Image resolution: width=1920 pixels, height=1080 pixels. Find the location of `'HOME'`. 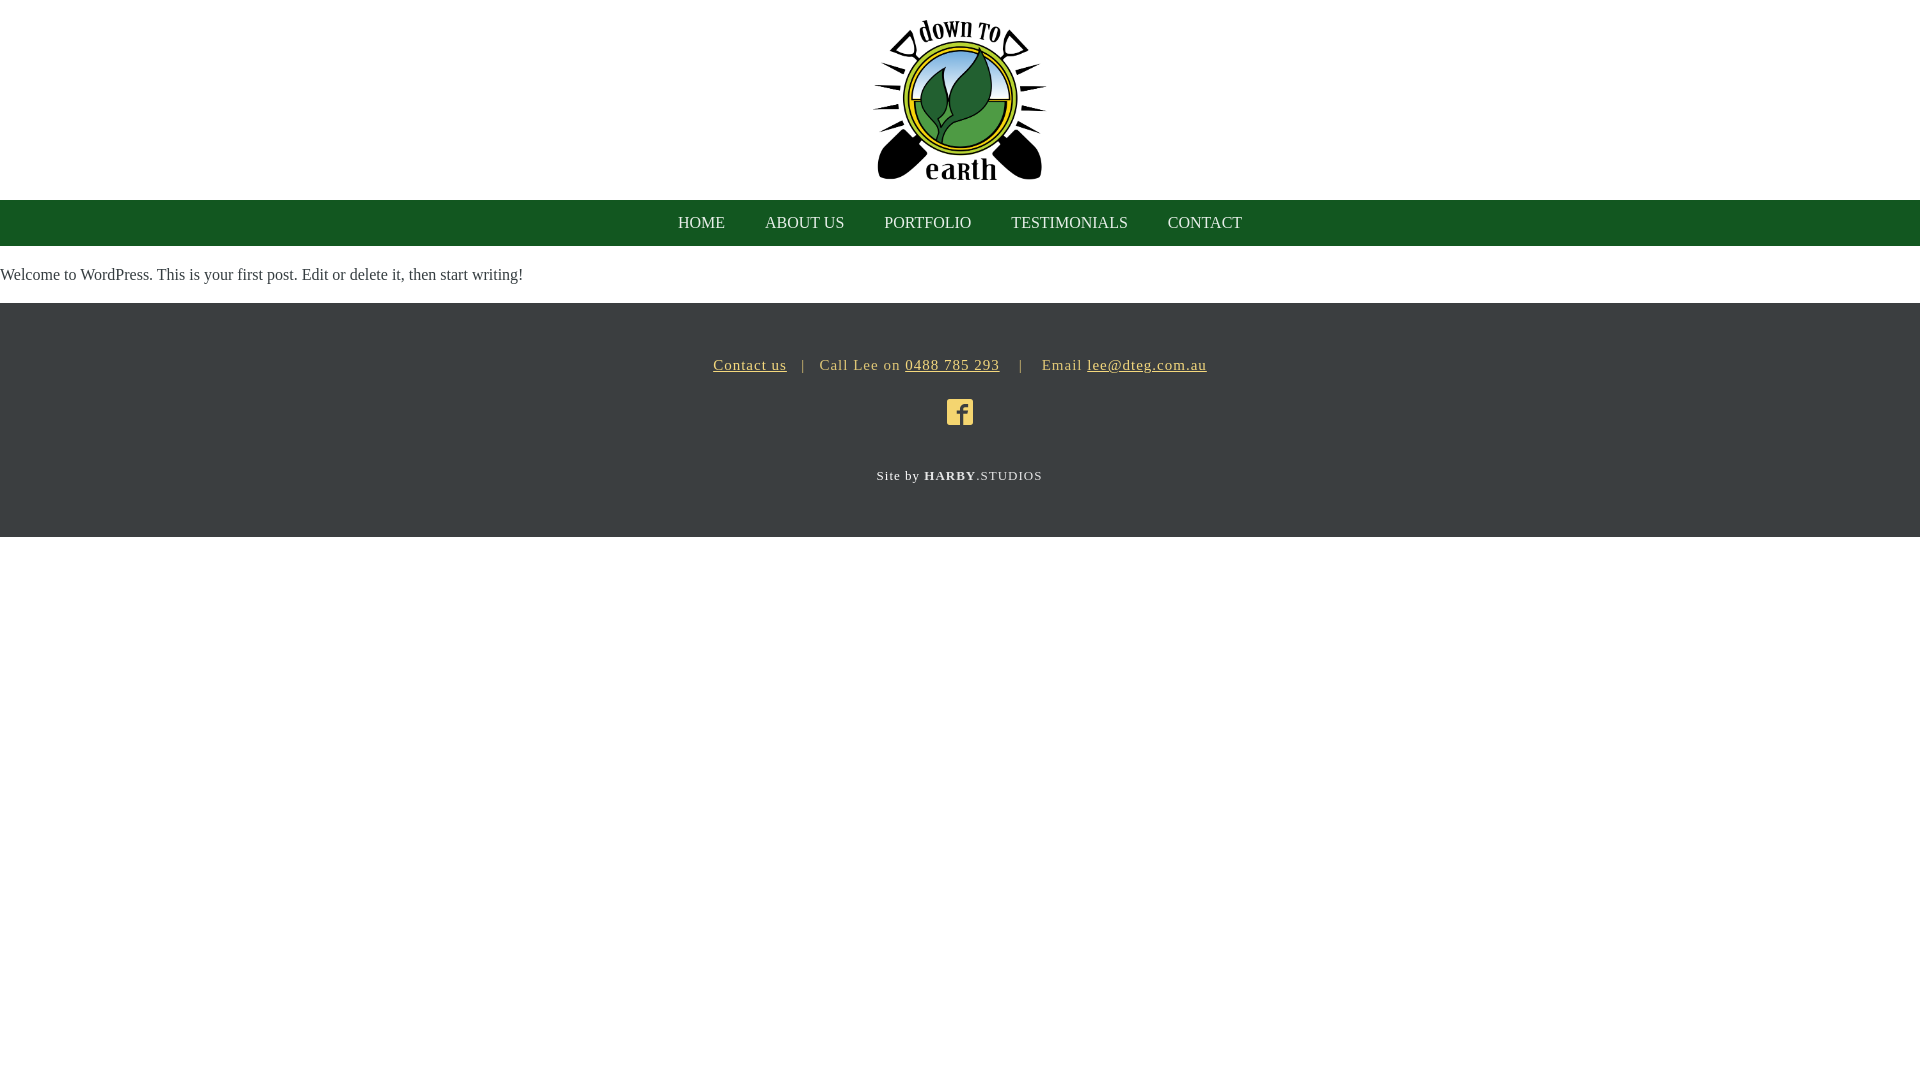

'HOME' is located at coordinates (657, 223).